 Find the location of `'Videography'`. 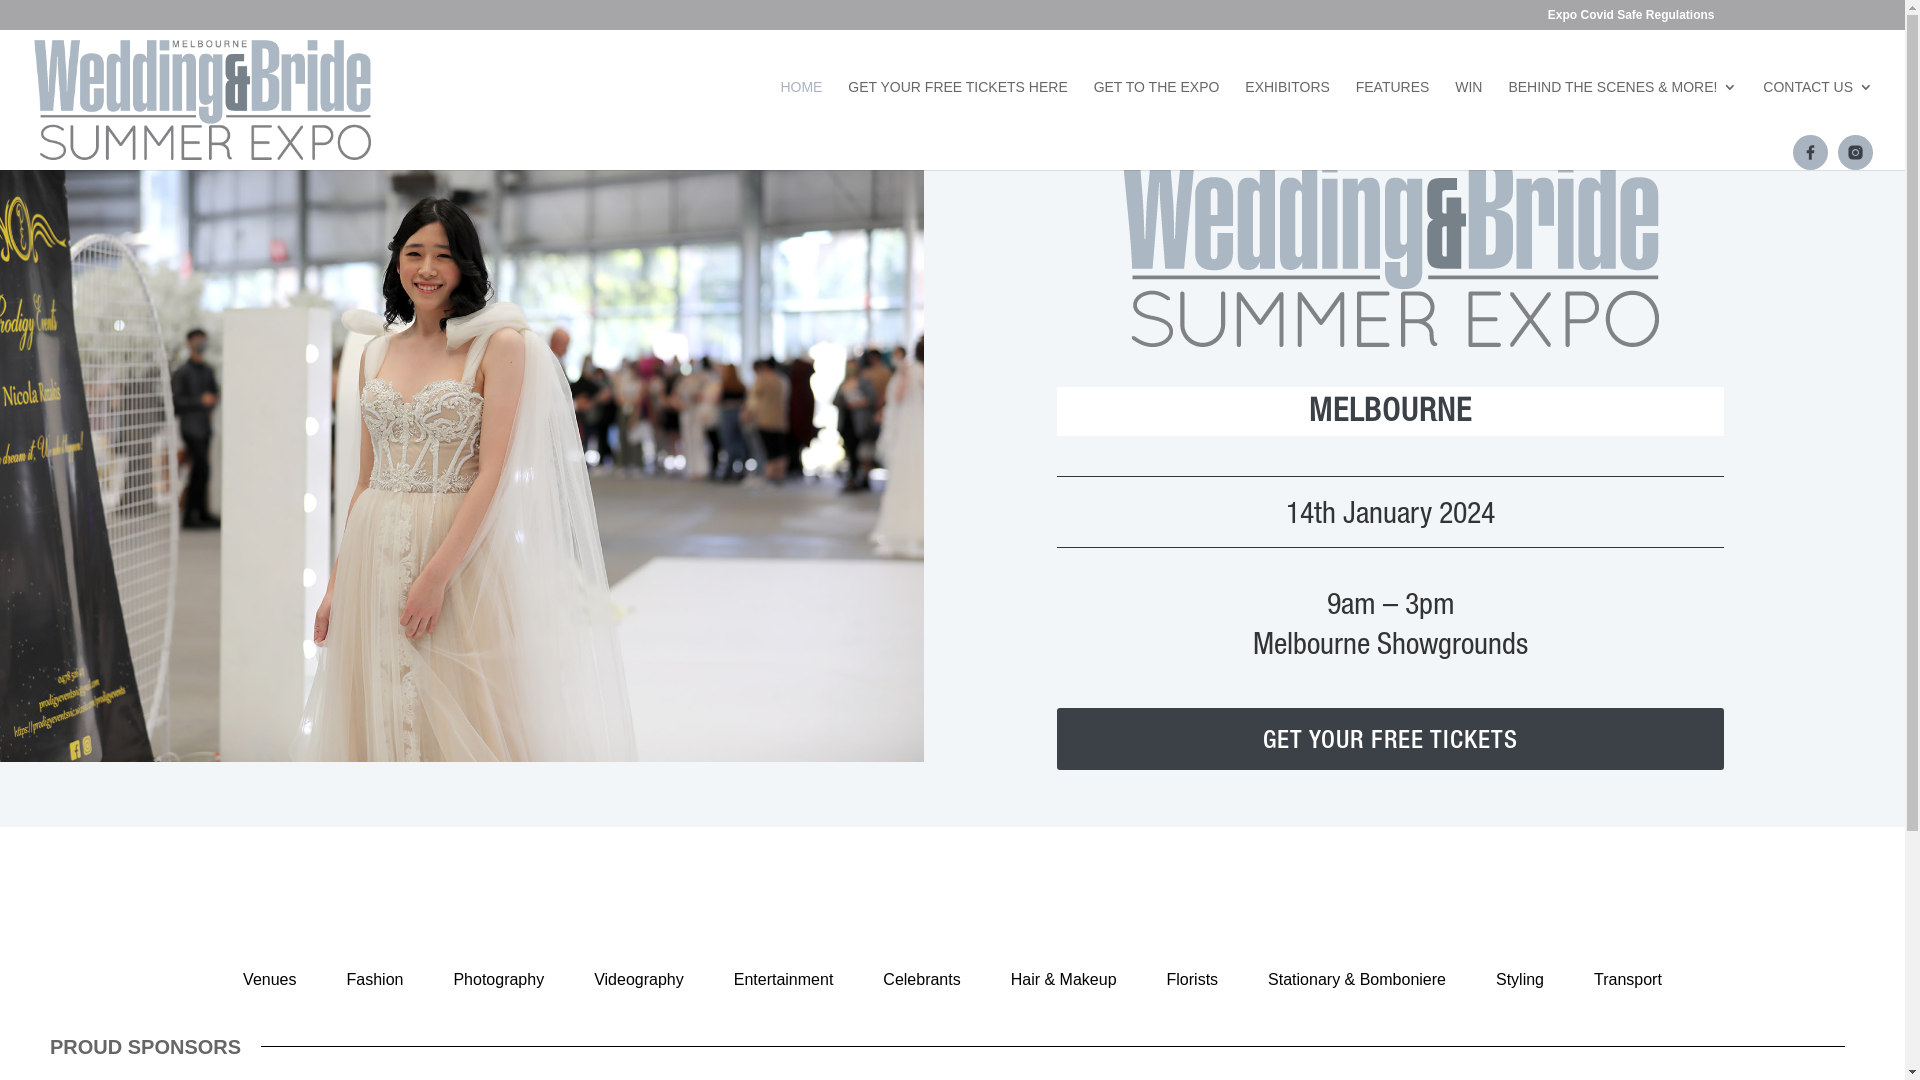

'Videography' is located at coordinates (575, 978).